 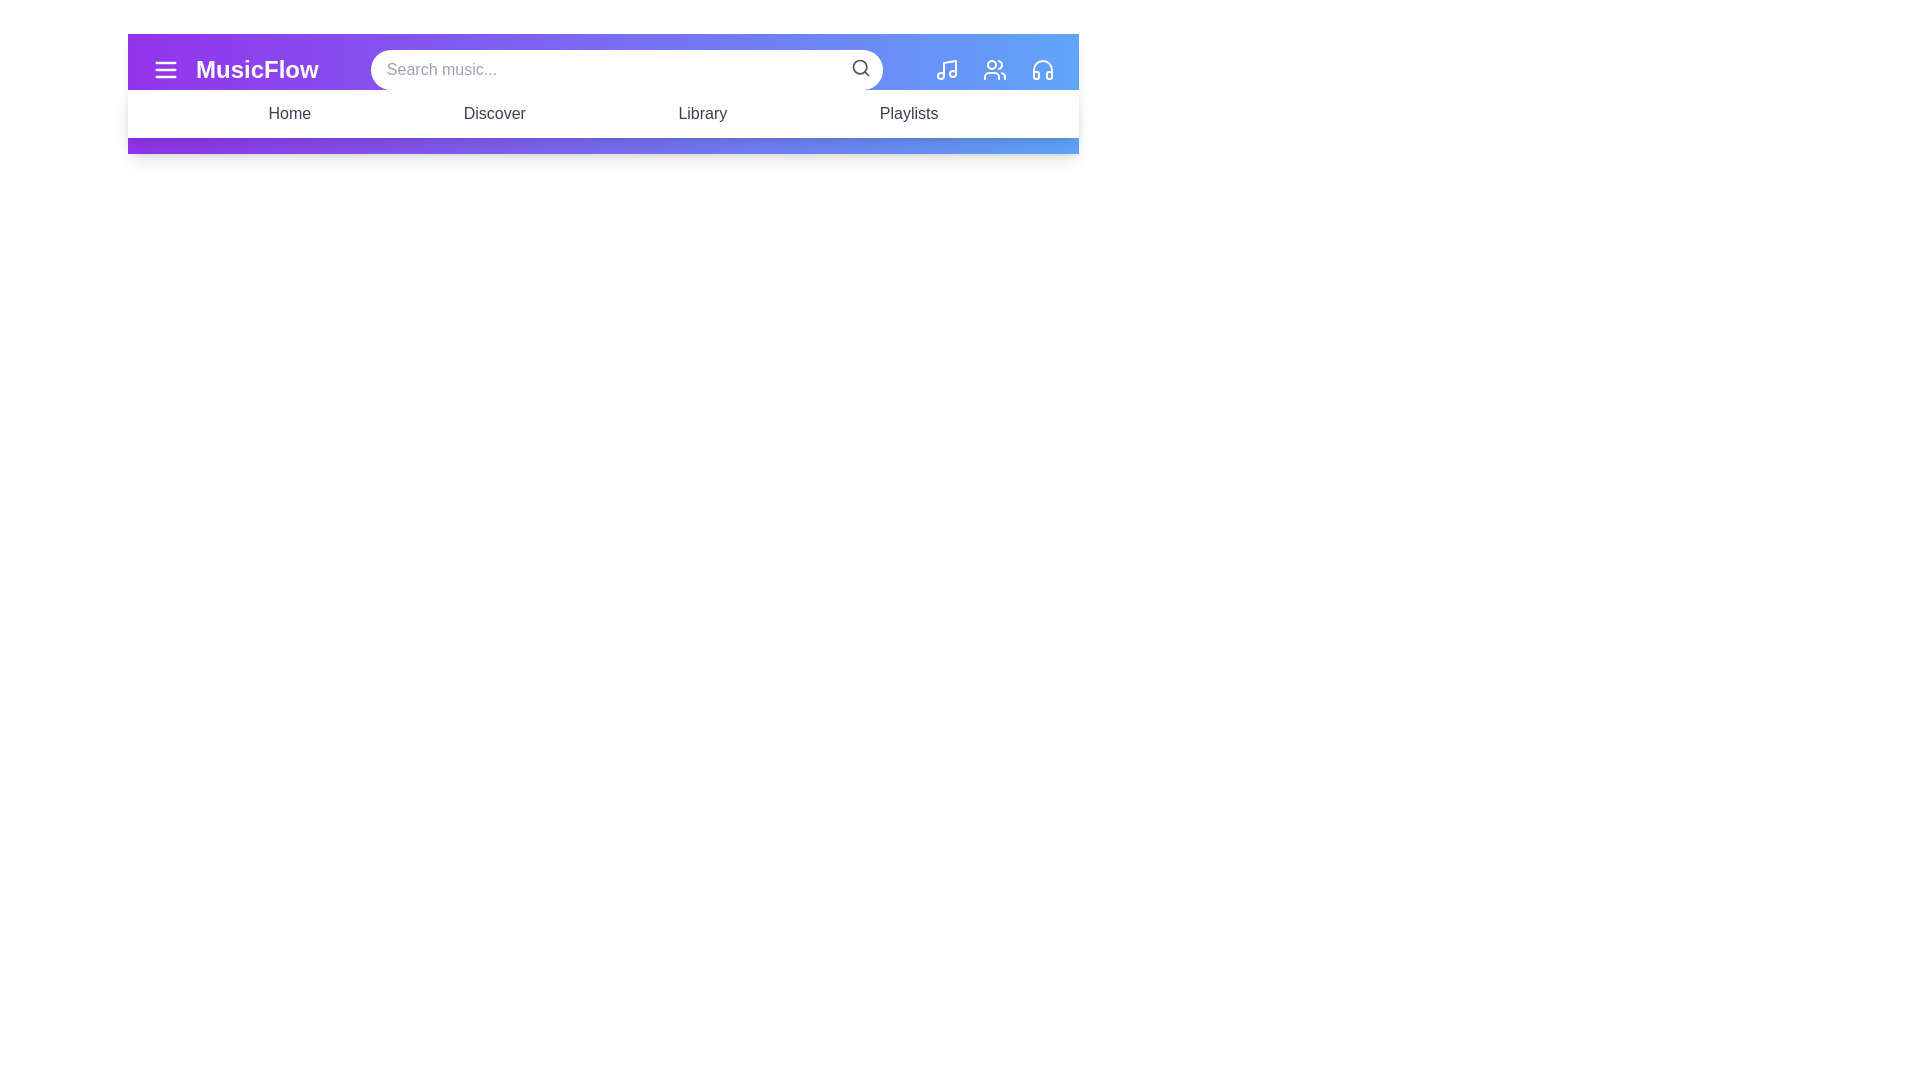 What do you see at coordinates (166, 68) in the screenshot?
I see `the menu button to toggle the menu state` at bounding box center [166, 68].